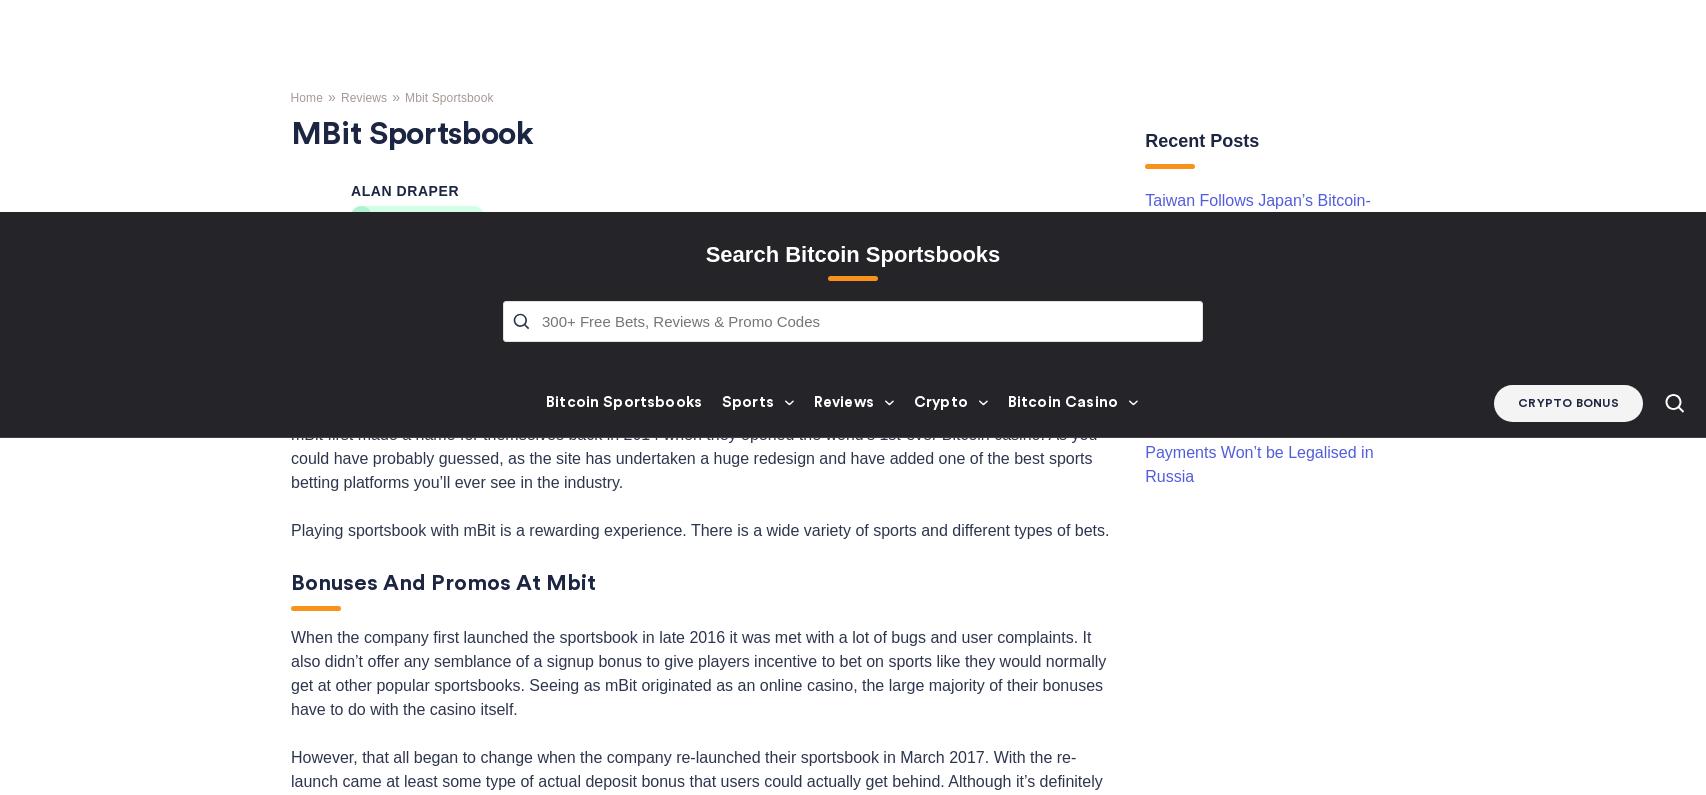 Image resolution: width=1706 pixels, height=795 pixels. What do you see at coordinates (1145, 83) in the screenshot?
I see `'Deputy Finance Minister: Bitcoin Payments Won’t be Legalised in Russia'` at bounding box center [1145, 83].